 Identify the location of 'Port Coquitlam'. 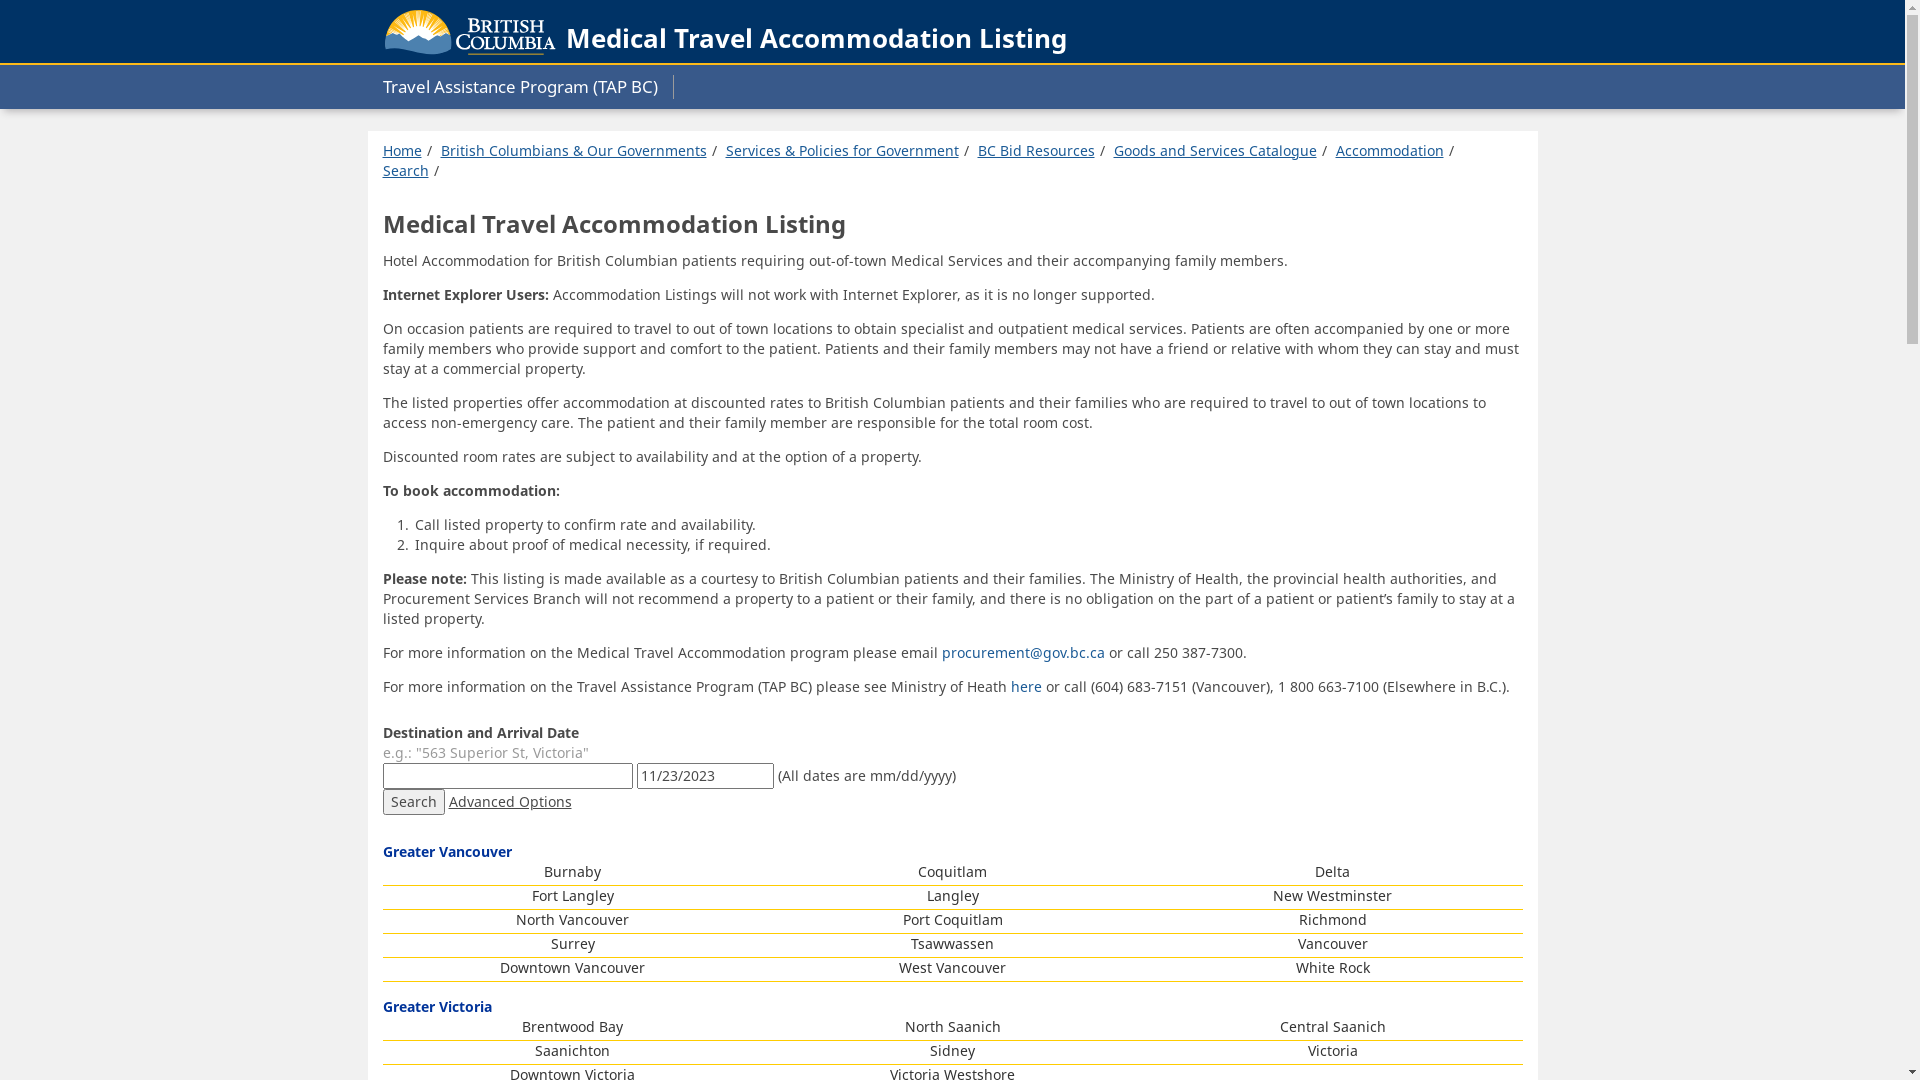
(901, 919).